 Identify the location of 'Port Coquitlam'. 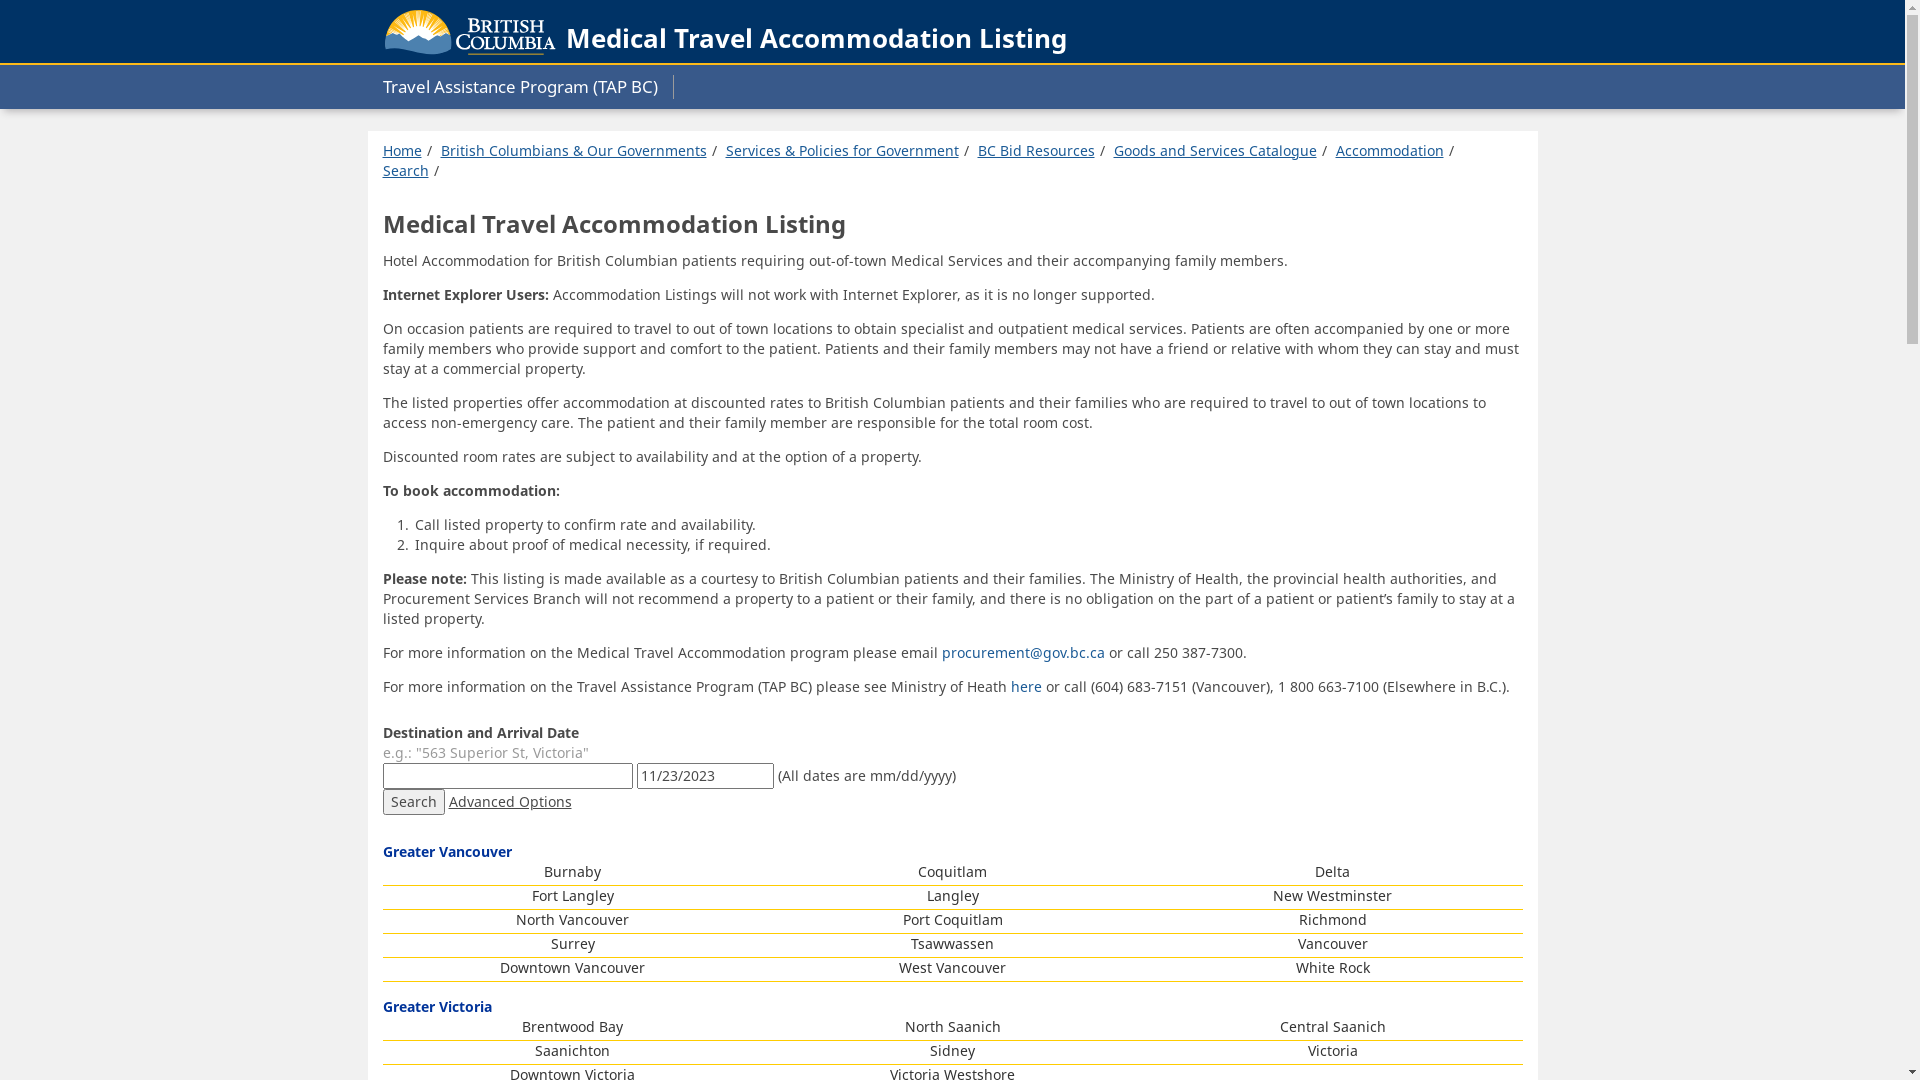
(901, 919).